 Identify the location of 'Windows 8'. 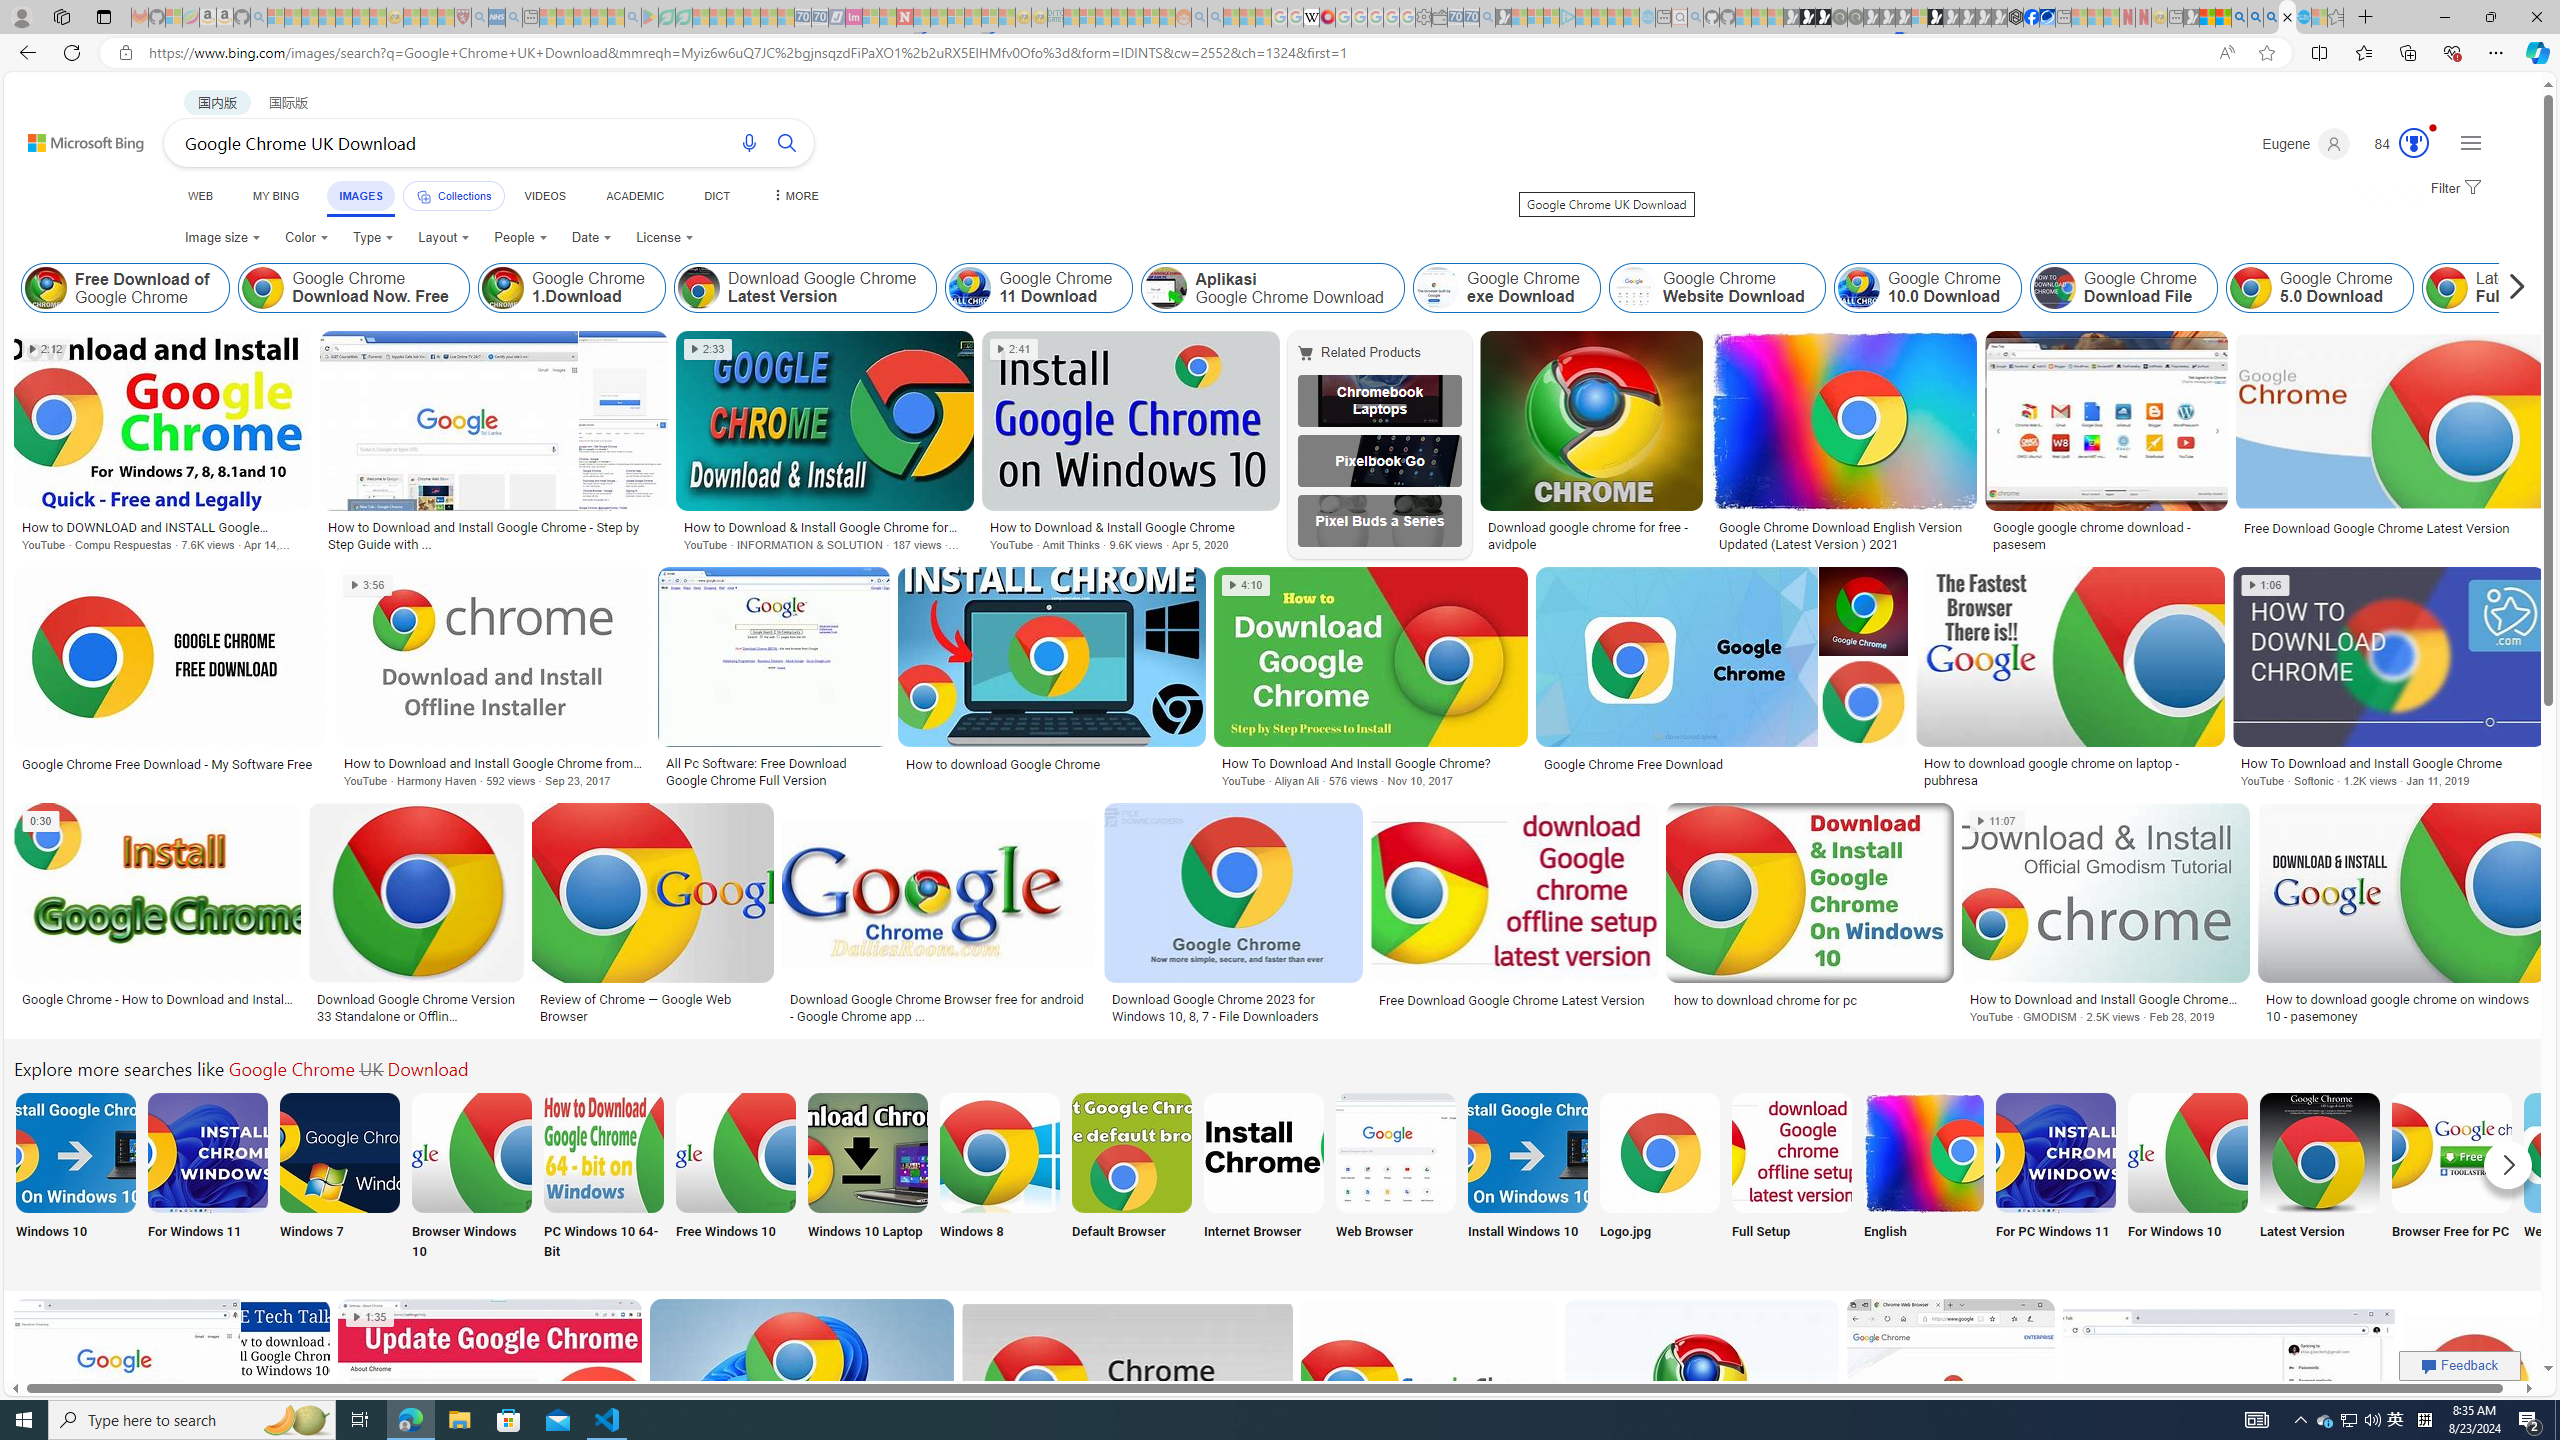
(998, 1176).